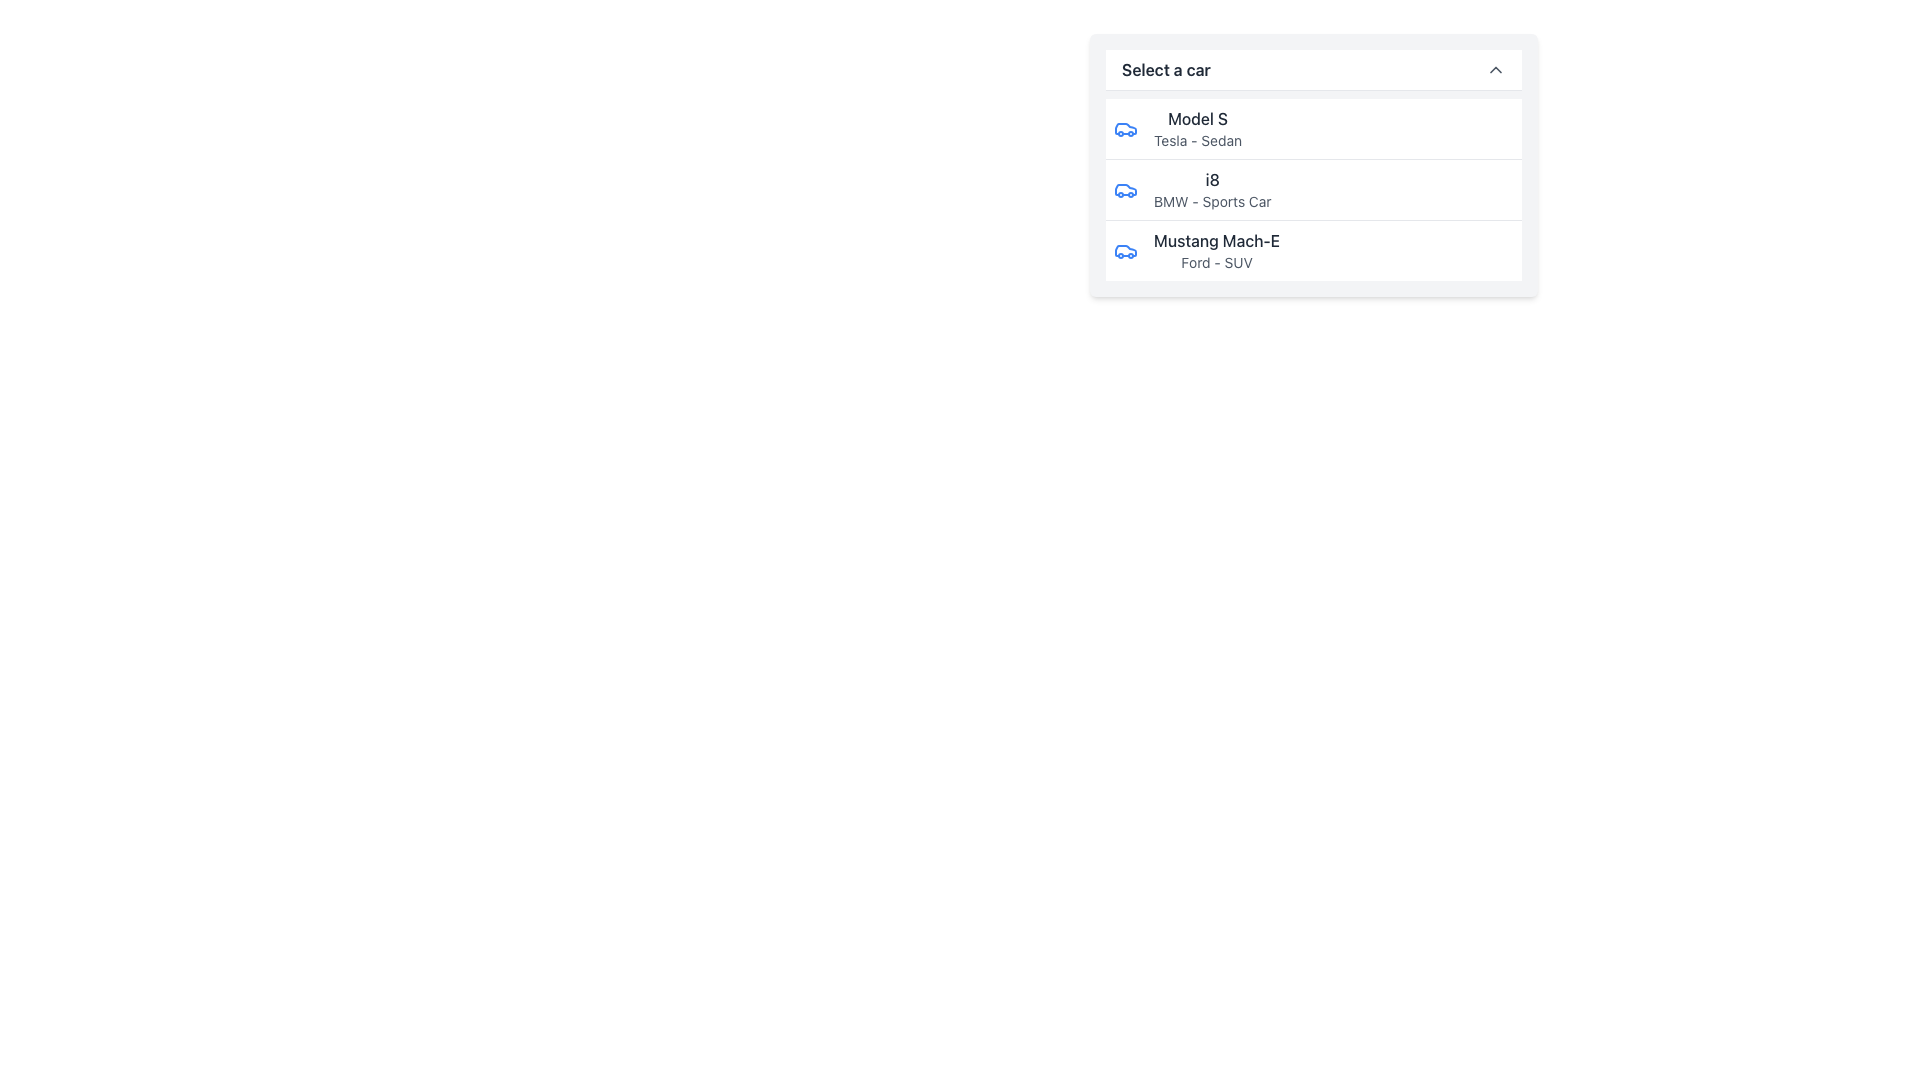  What do you see at coordinates (1198, 128) in the screenshot?
I see `text label displaying 'Model S' and 'Tesla - Sedan', which is the first entry in the dropdown menu below 'Select a car'` at bounding box center [1198, 128].